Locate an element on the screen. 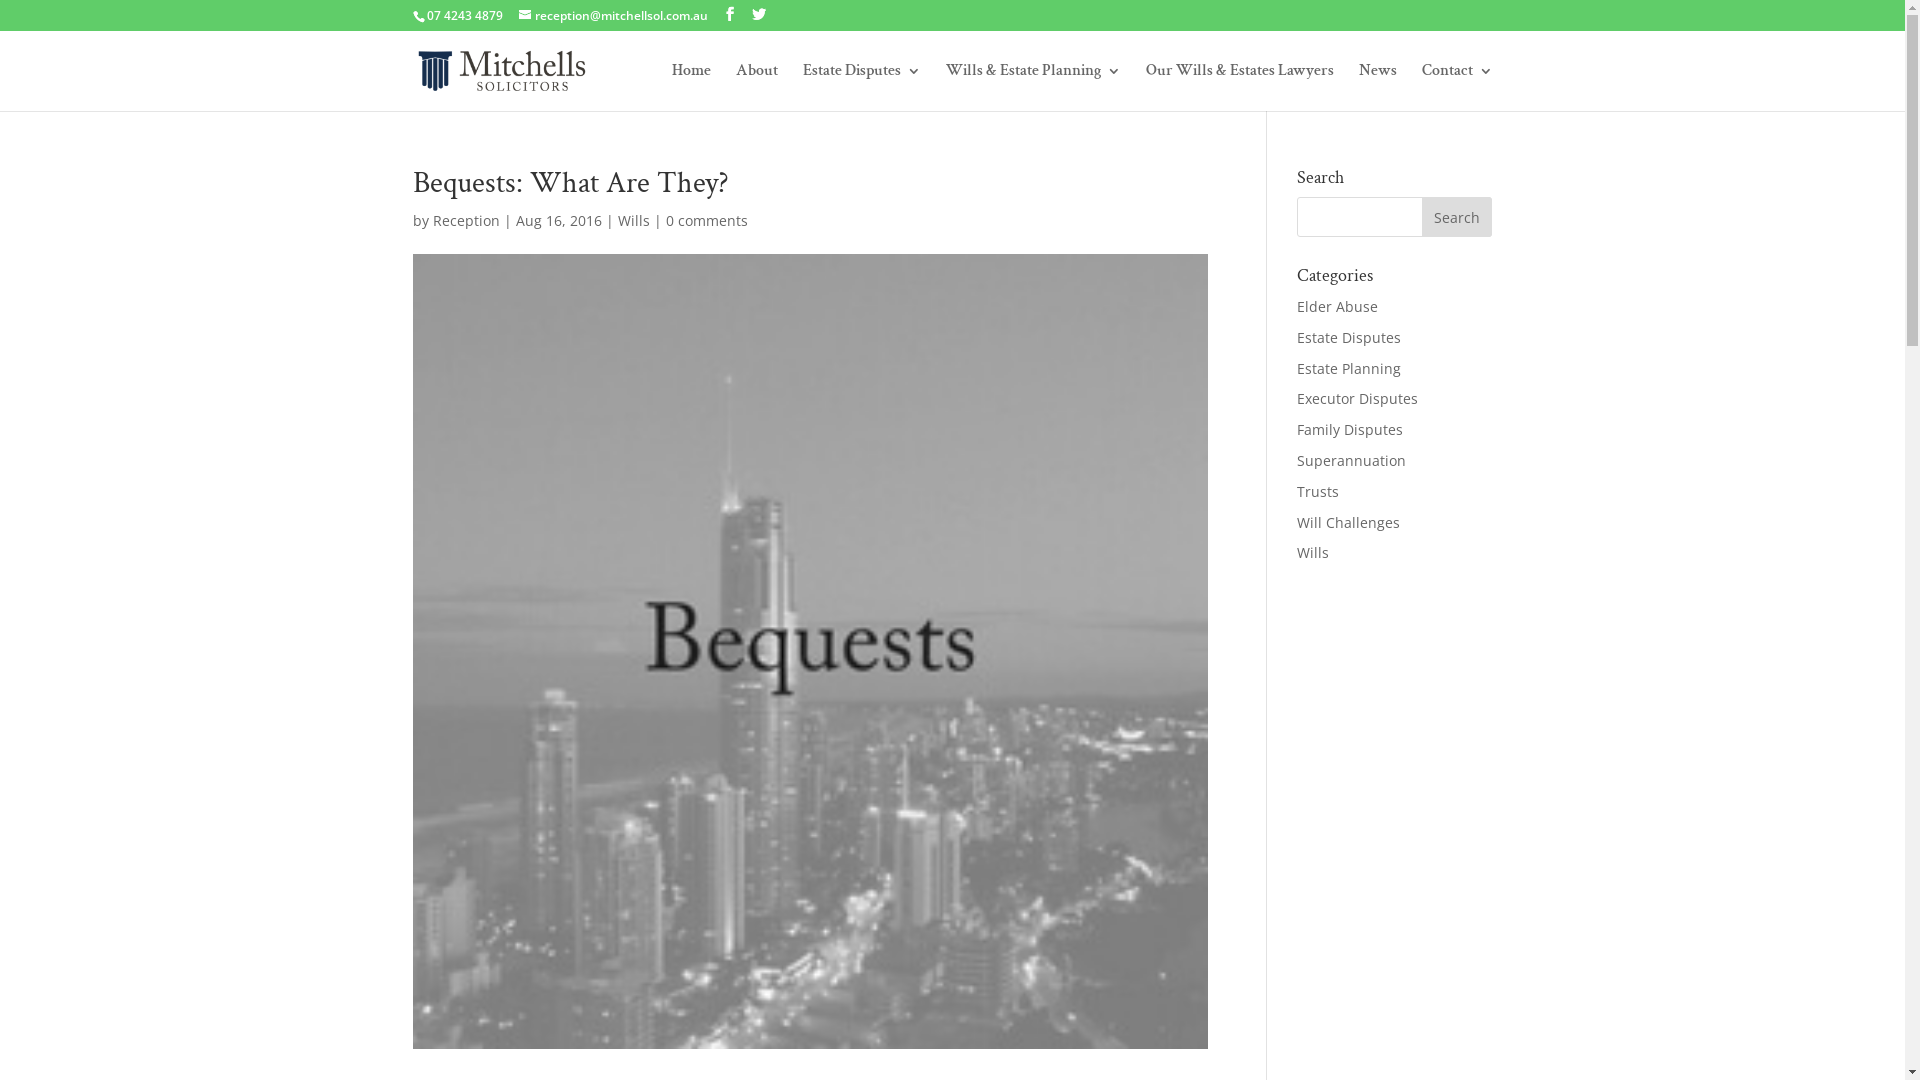 This screenshot has height=1080, width=1920. 'Home' is located at coordinates (691, 86).